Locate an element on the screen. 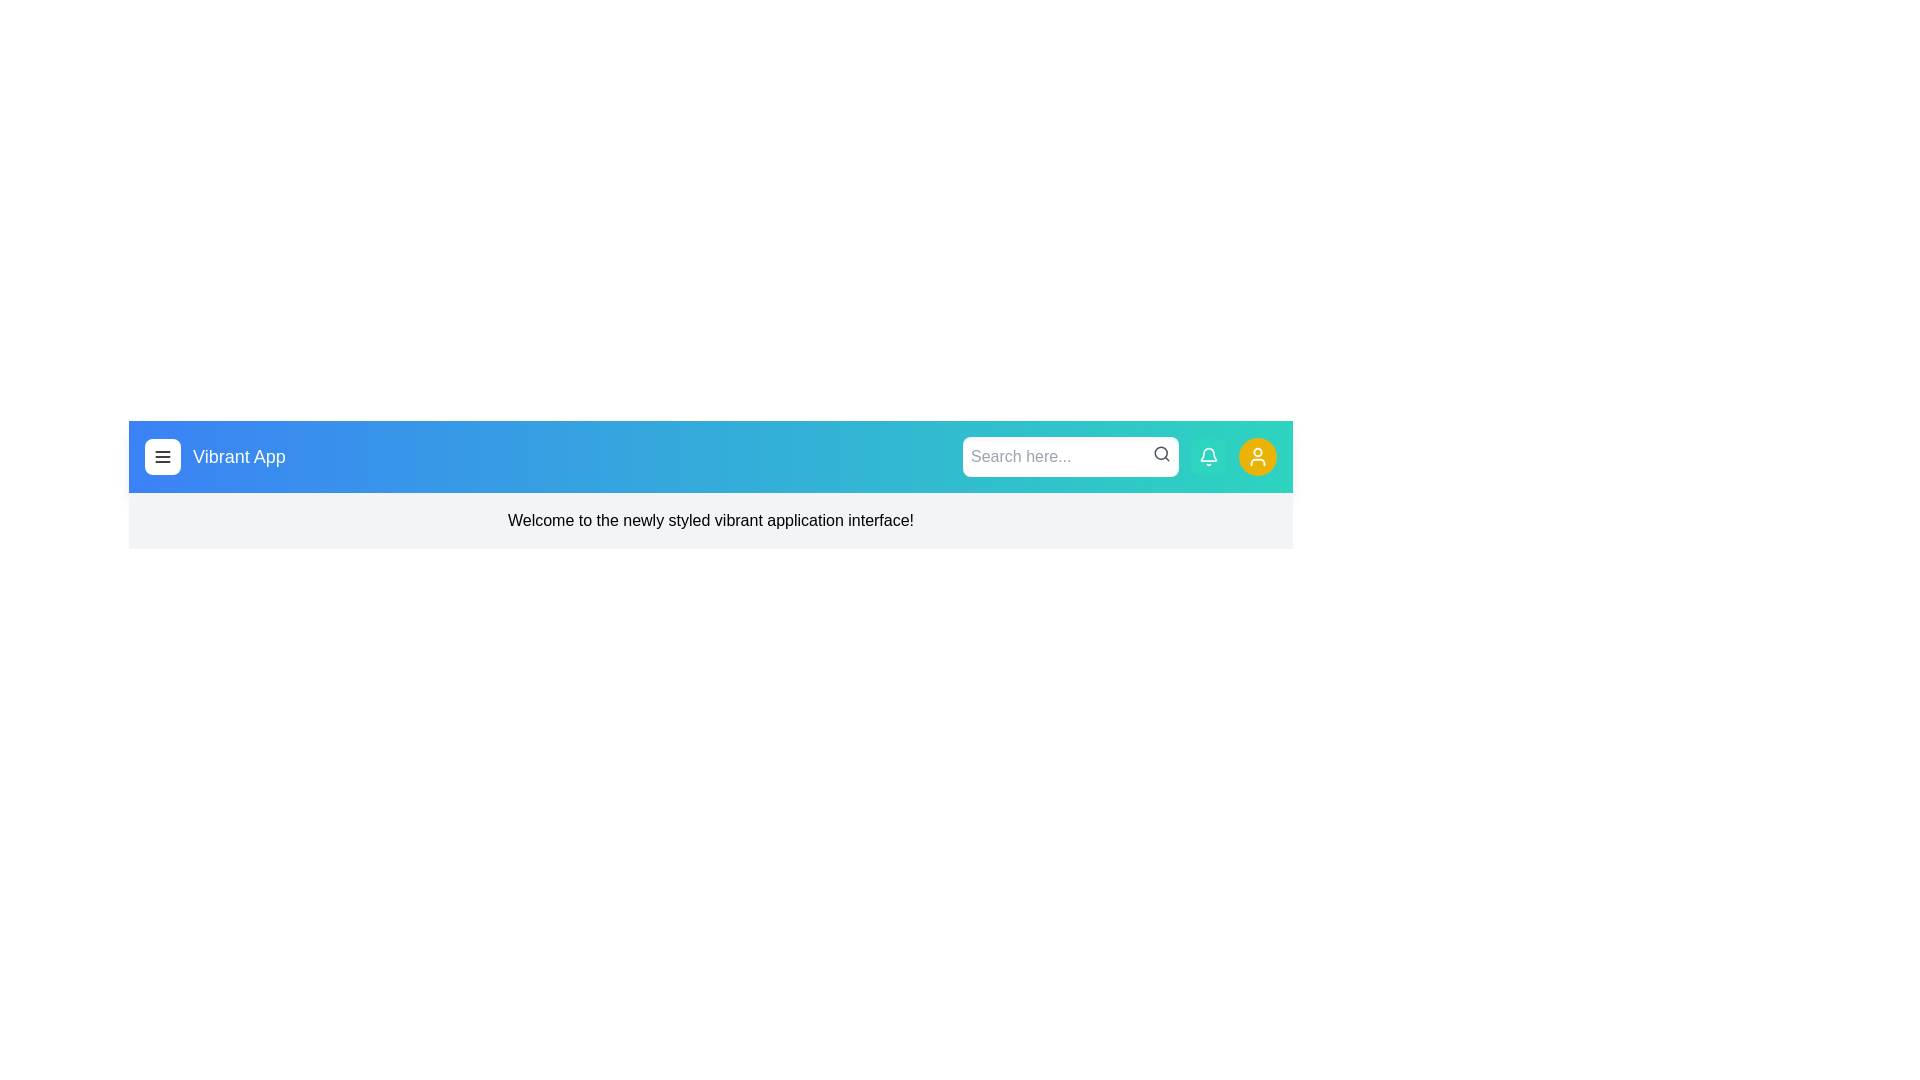 The height and width of the screenshot is (1080, 1920). the bell notification button is located at coordinates (1208, 456).